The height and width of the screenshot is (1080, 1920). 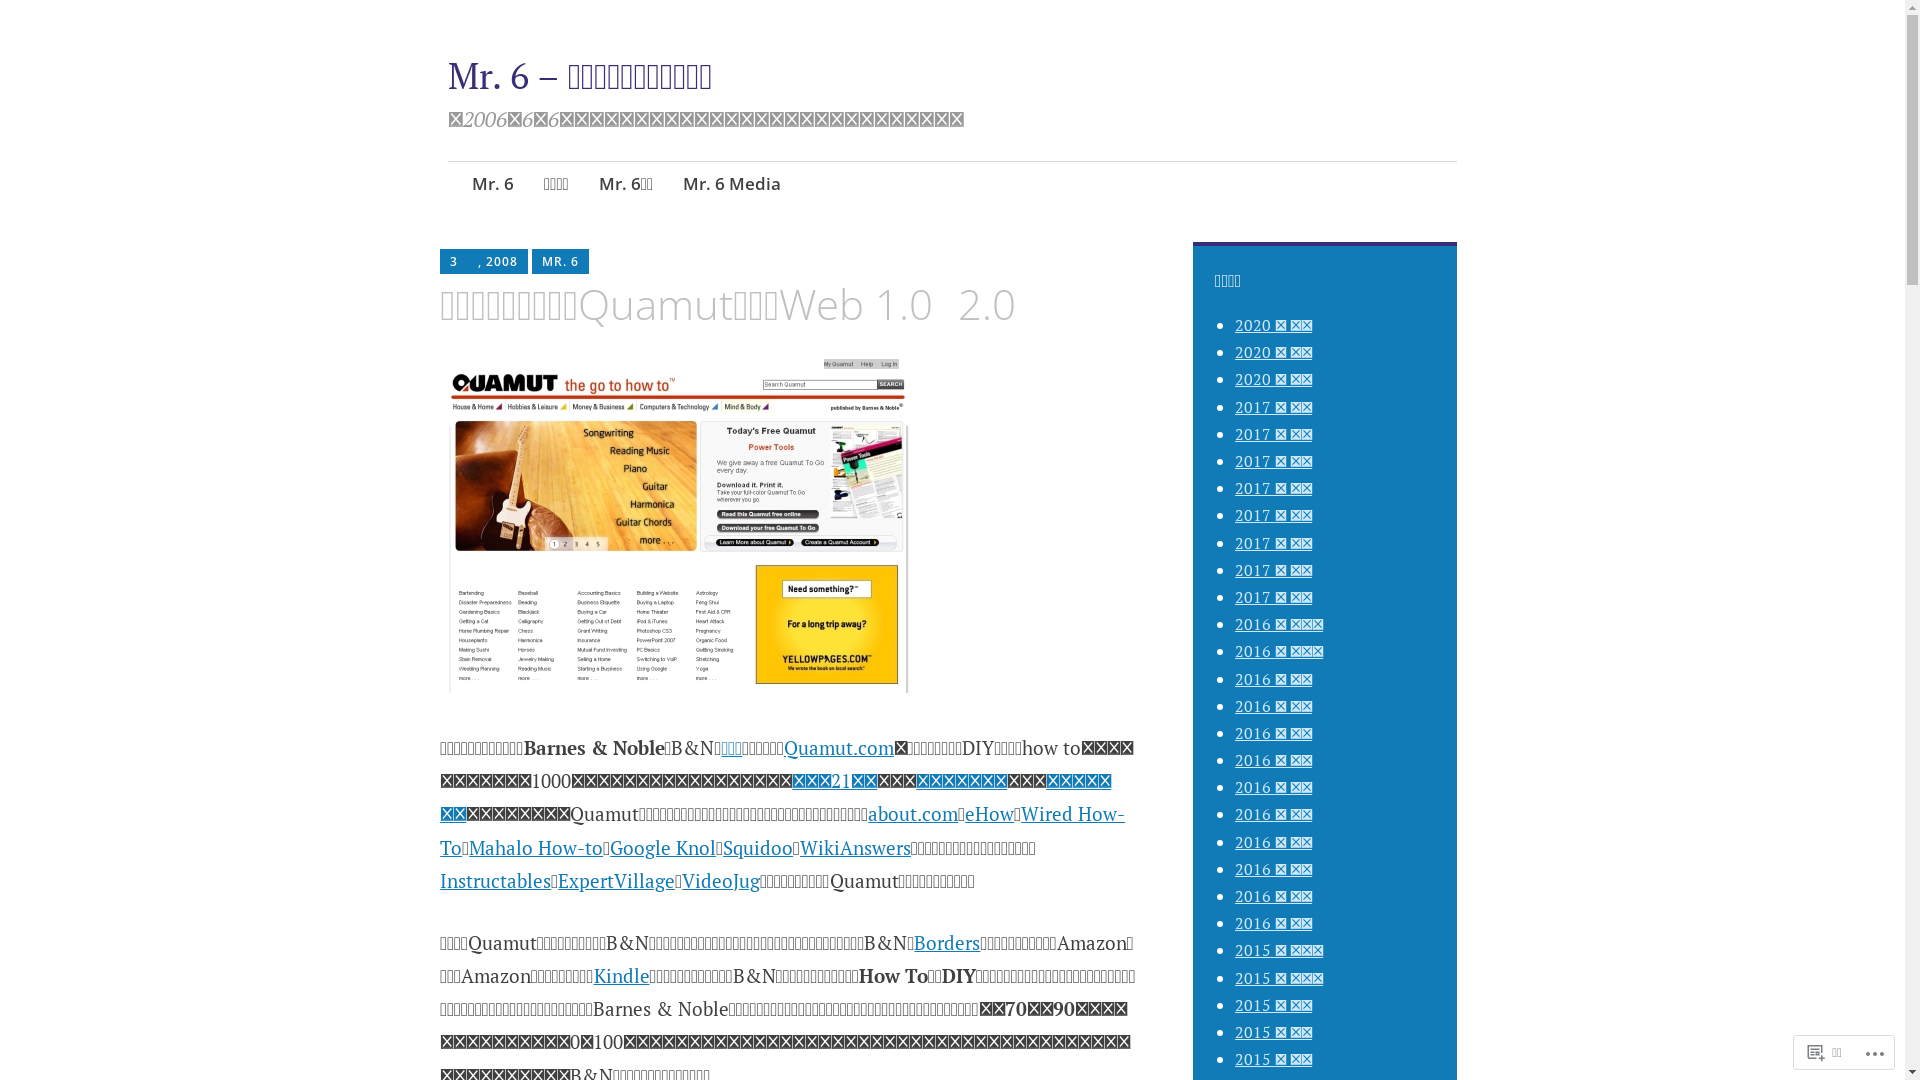 What do you see at coordinates (615, 879) in the screenshot?
I see `'ExpertVillage'` at bounding box center [615, 879].